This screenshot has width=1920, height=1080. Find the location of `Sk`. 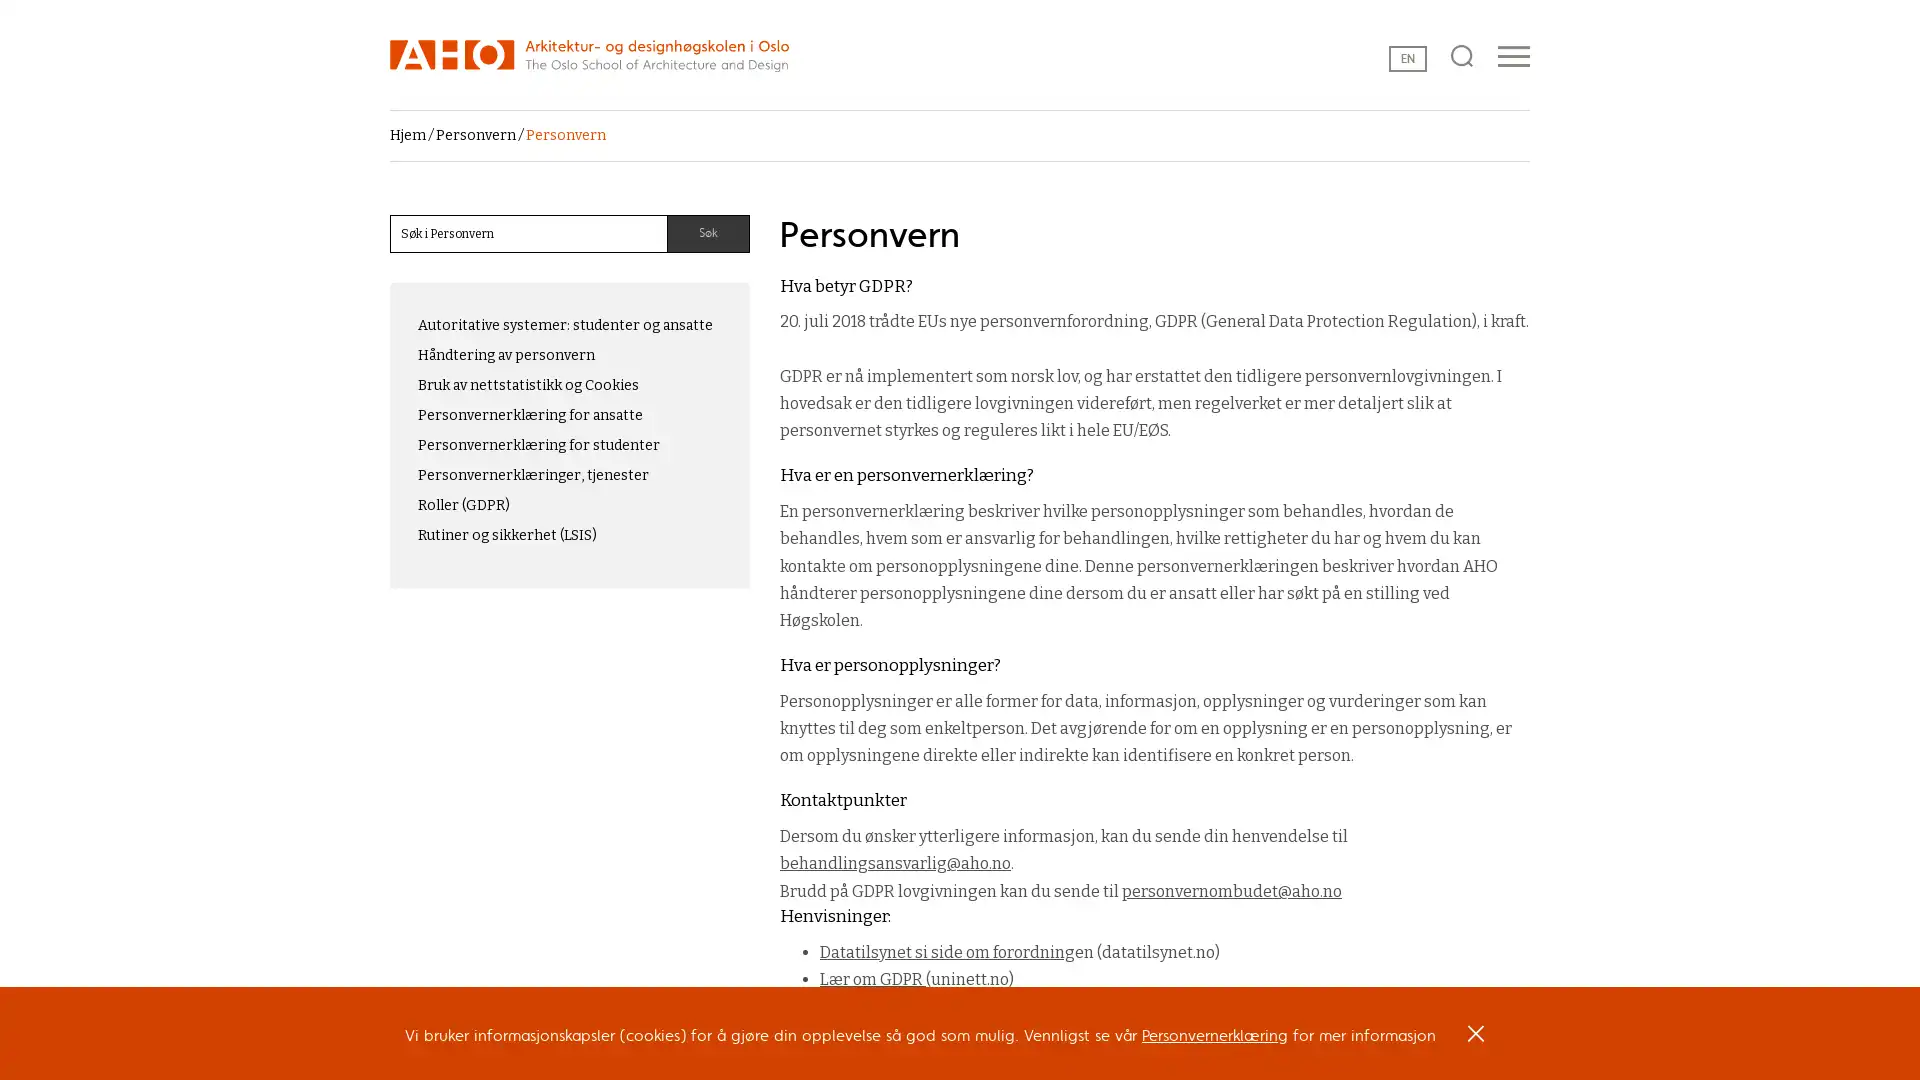

Sk is located at coordinates (708, 233).